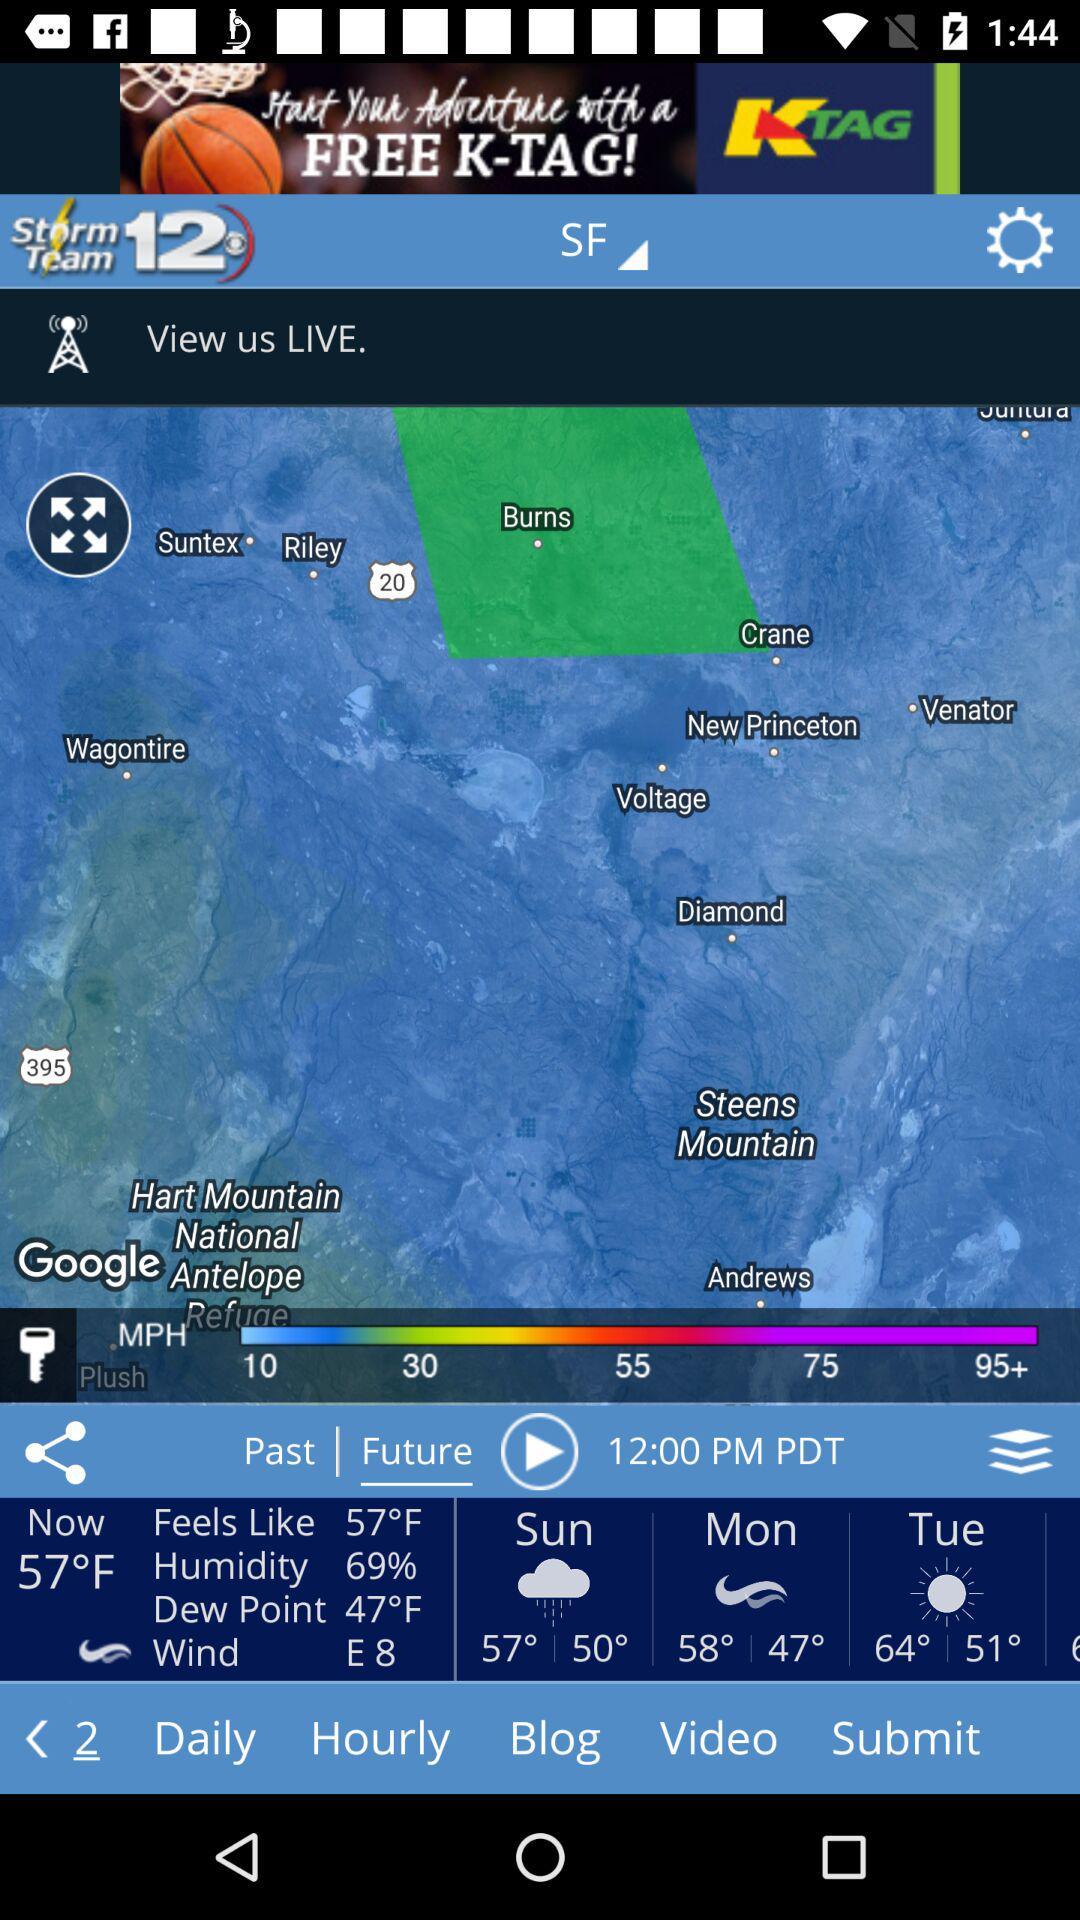  Describe the element at coordinates (538, 1451) in the screenshot. I see `icon to the left of the 12 00 pm` at that location.